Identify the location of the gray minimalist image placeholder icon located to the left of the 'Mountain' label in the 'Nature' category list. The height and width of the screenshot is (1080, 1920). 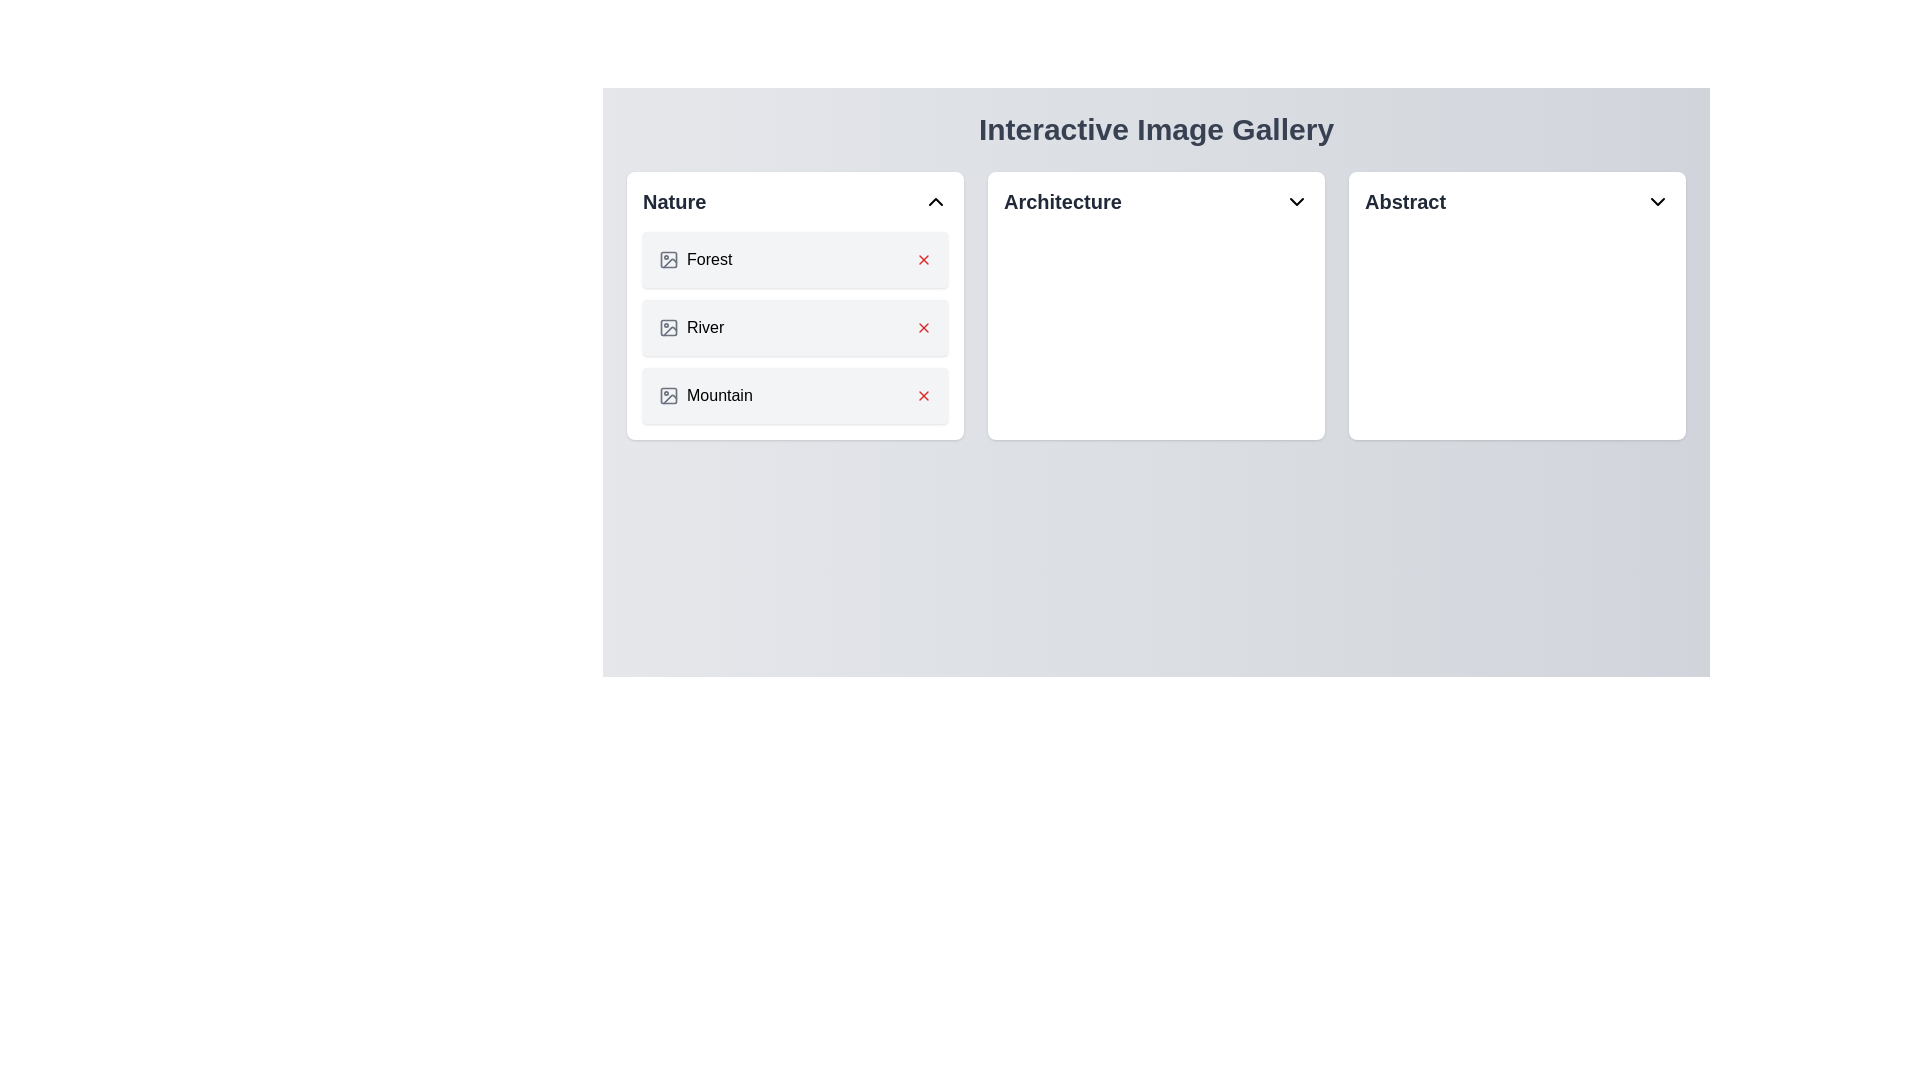
(668, 396).